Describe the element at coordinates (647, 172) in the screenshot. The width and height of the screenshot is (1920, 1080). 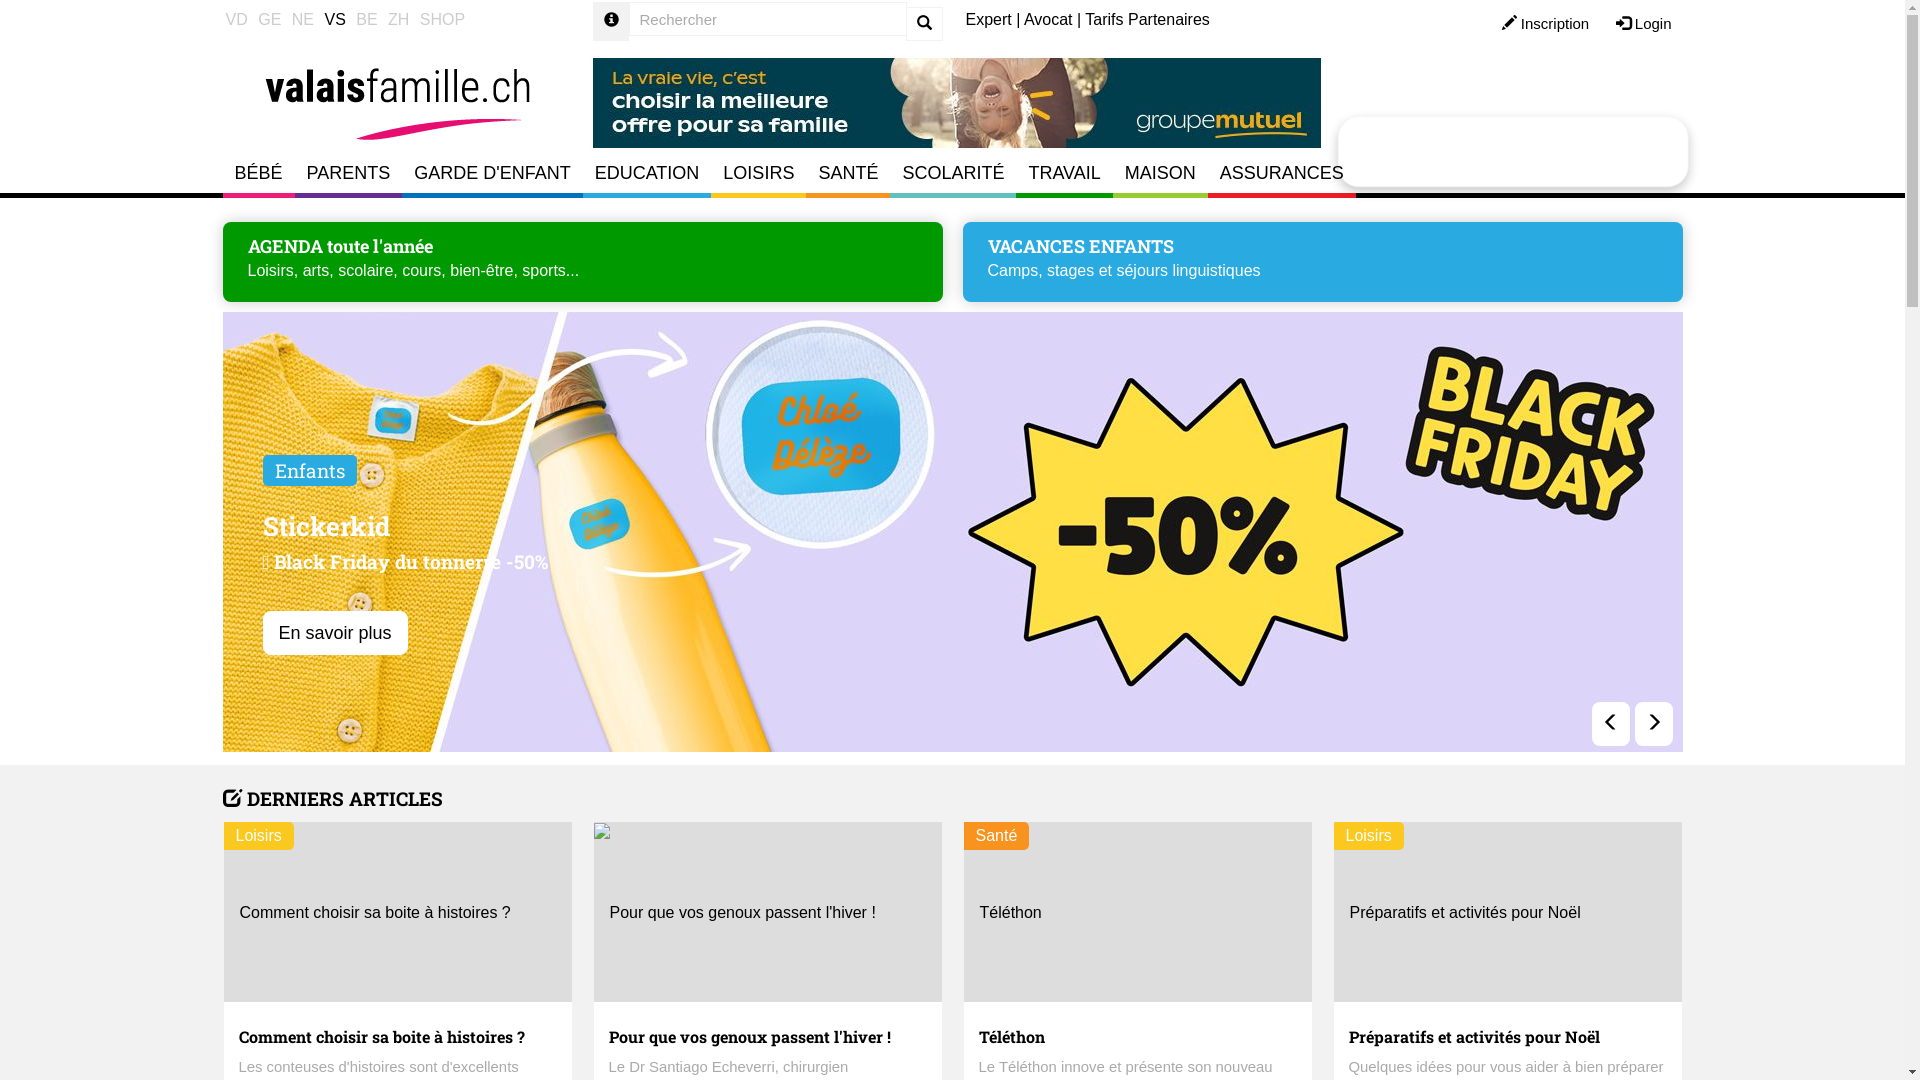
I see `'EDUCATION'` at that location.